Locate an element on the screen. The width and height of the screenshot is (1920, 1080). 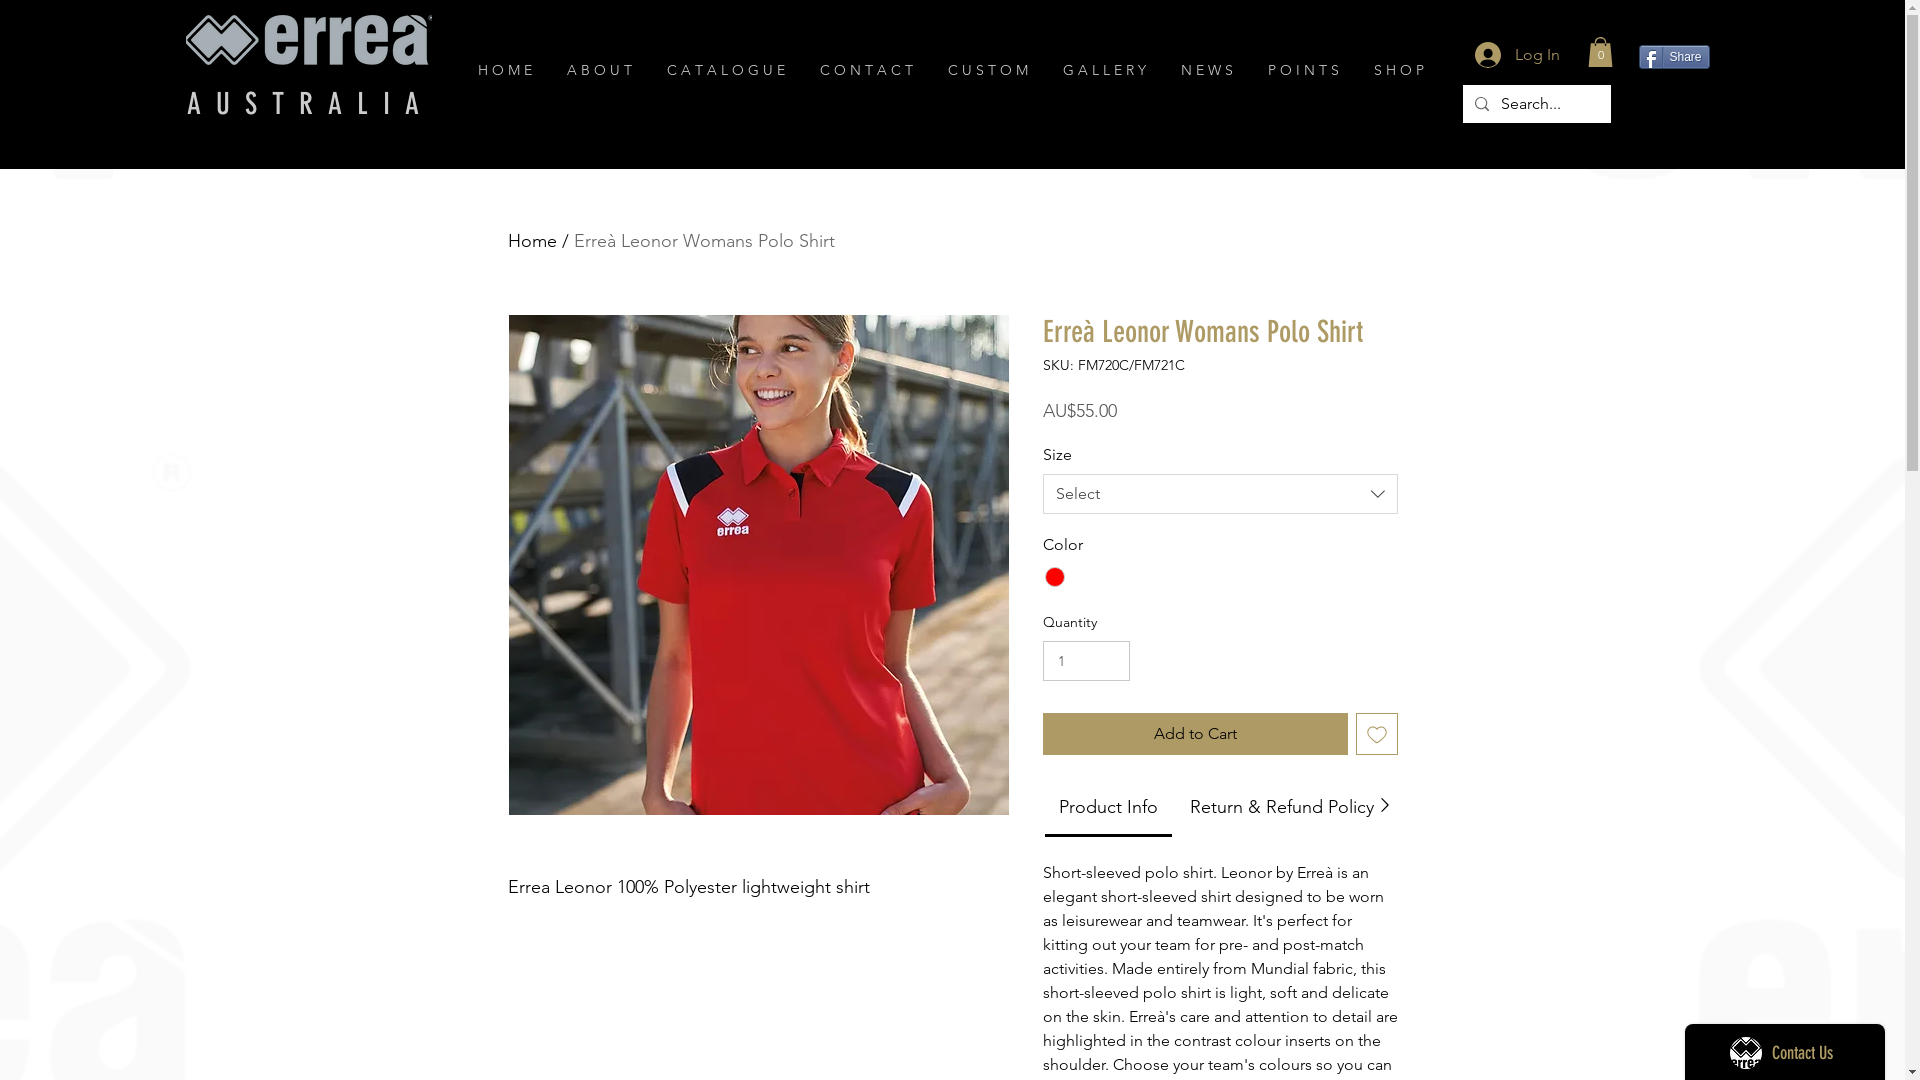
'P O I N T S' is located at coordinates (1305, 68).